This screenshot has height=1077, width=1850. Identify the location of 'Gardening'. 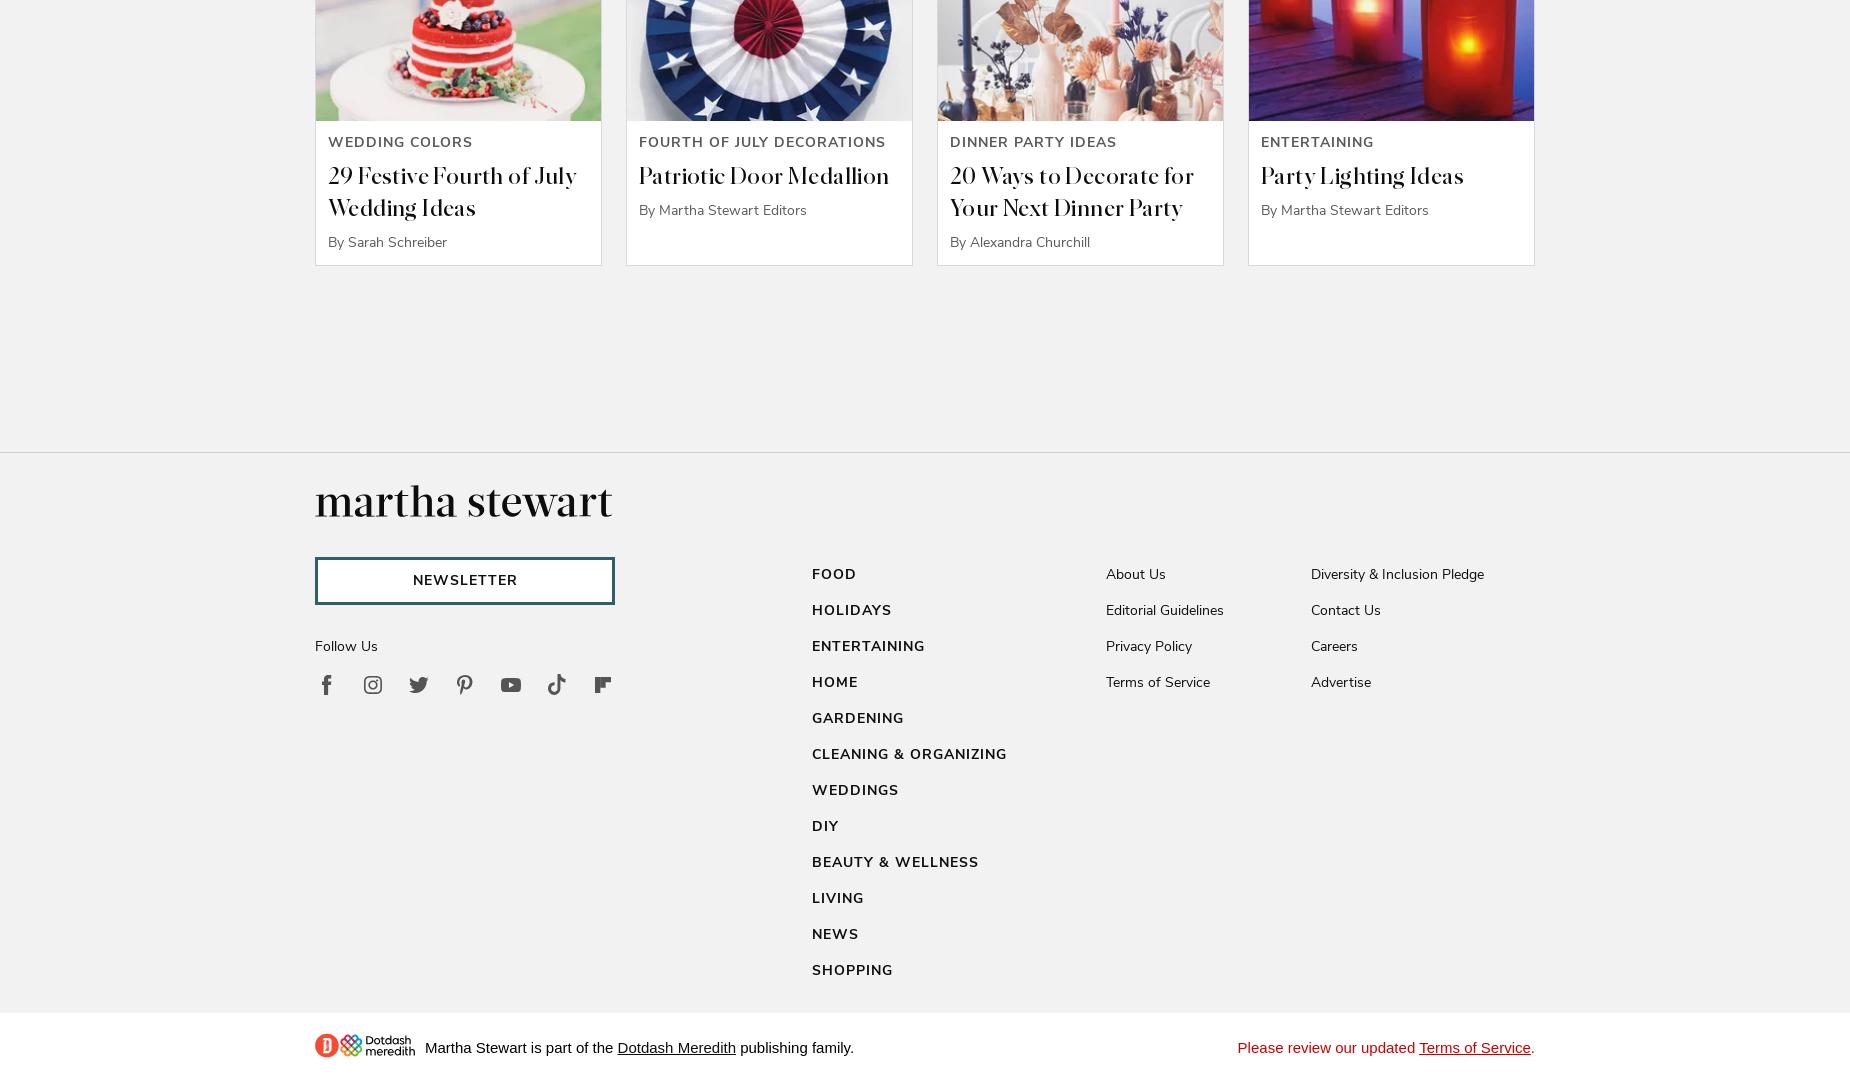
(858, 718).